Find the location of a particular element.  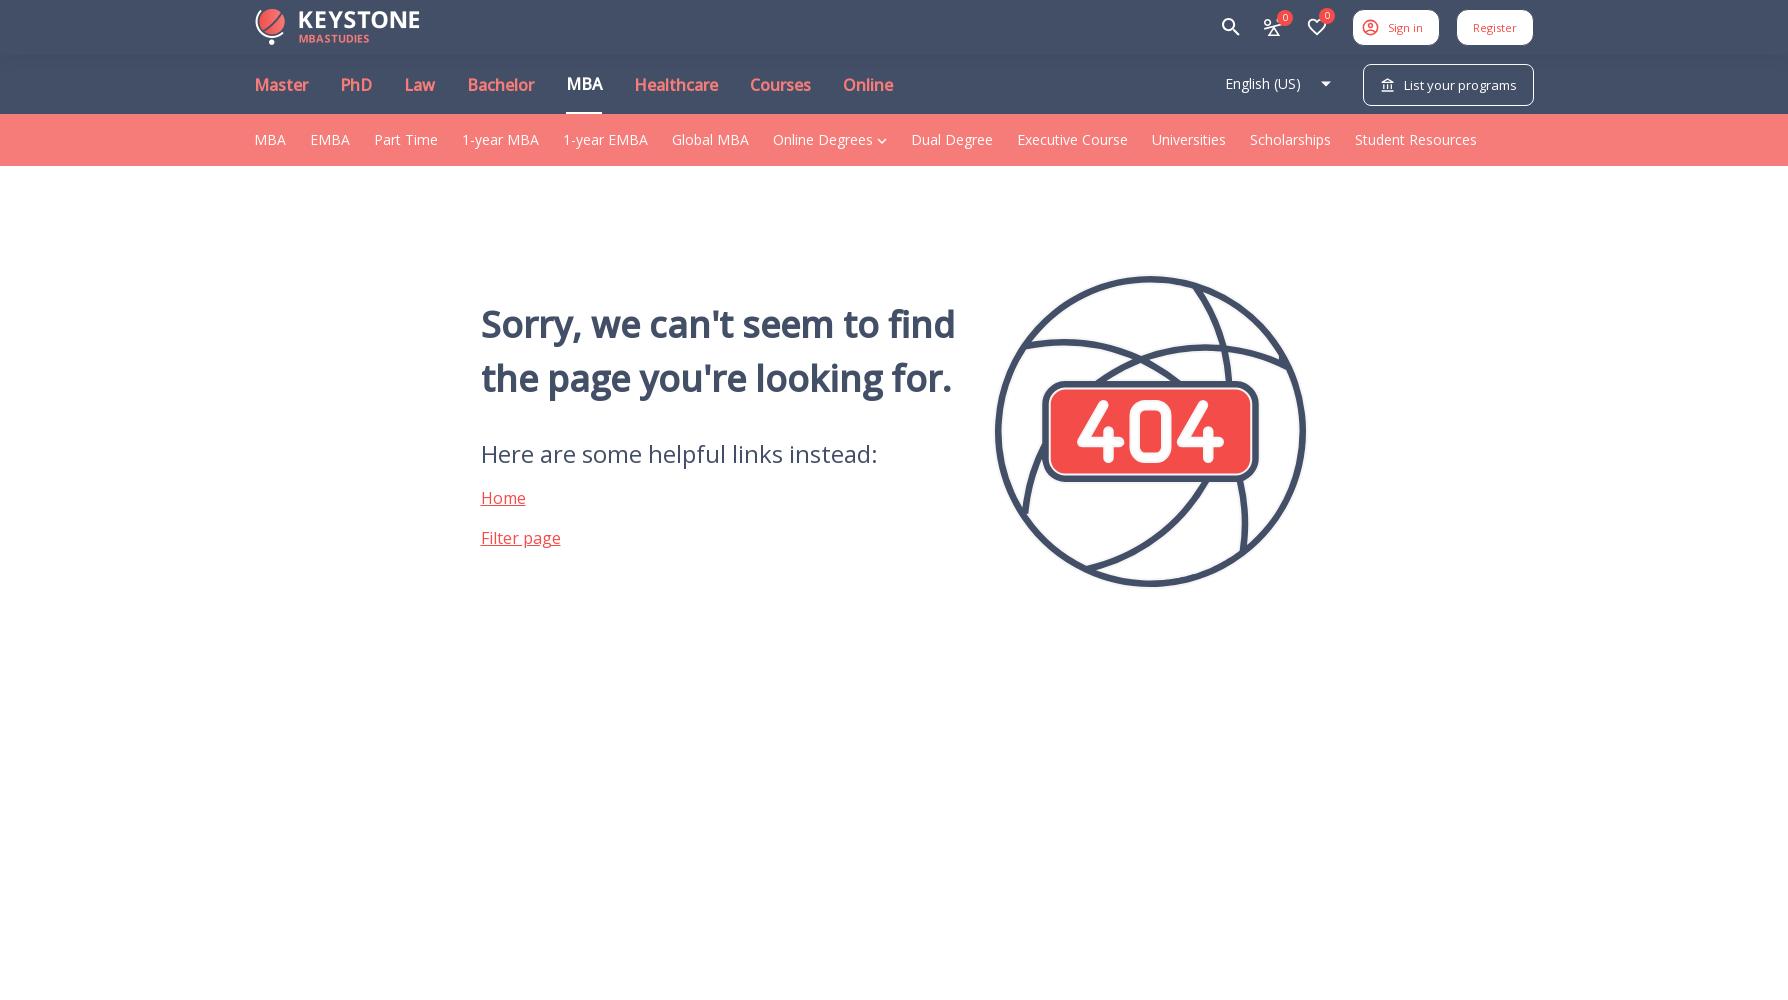

'Student Resources' is located at coordinates (1415, 139).